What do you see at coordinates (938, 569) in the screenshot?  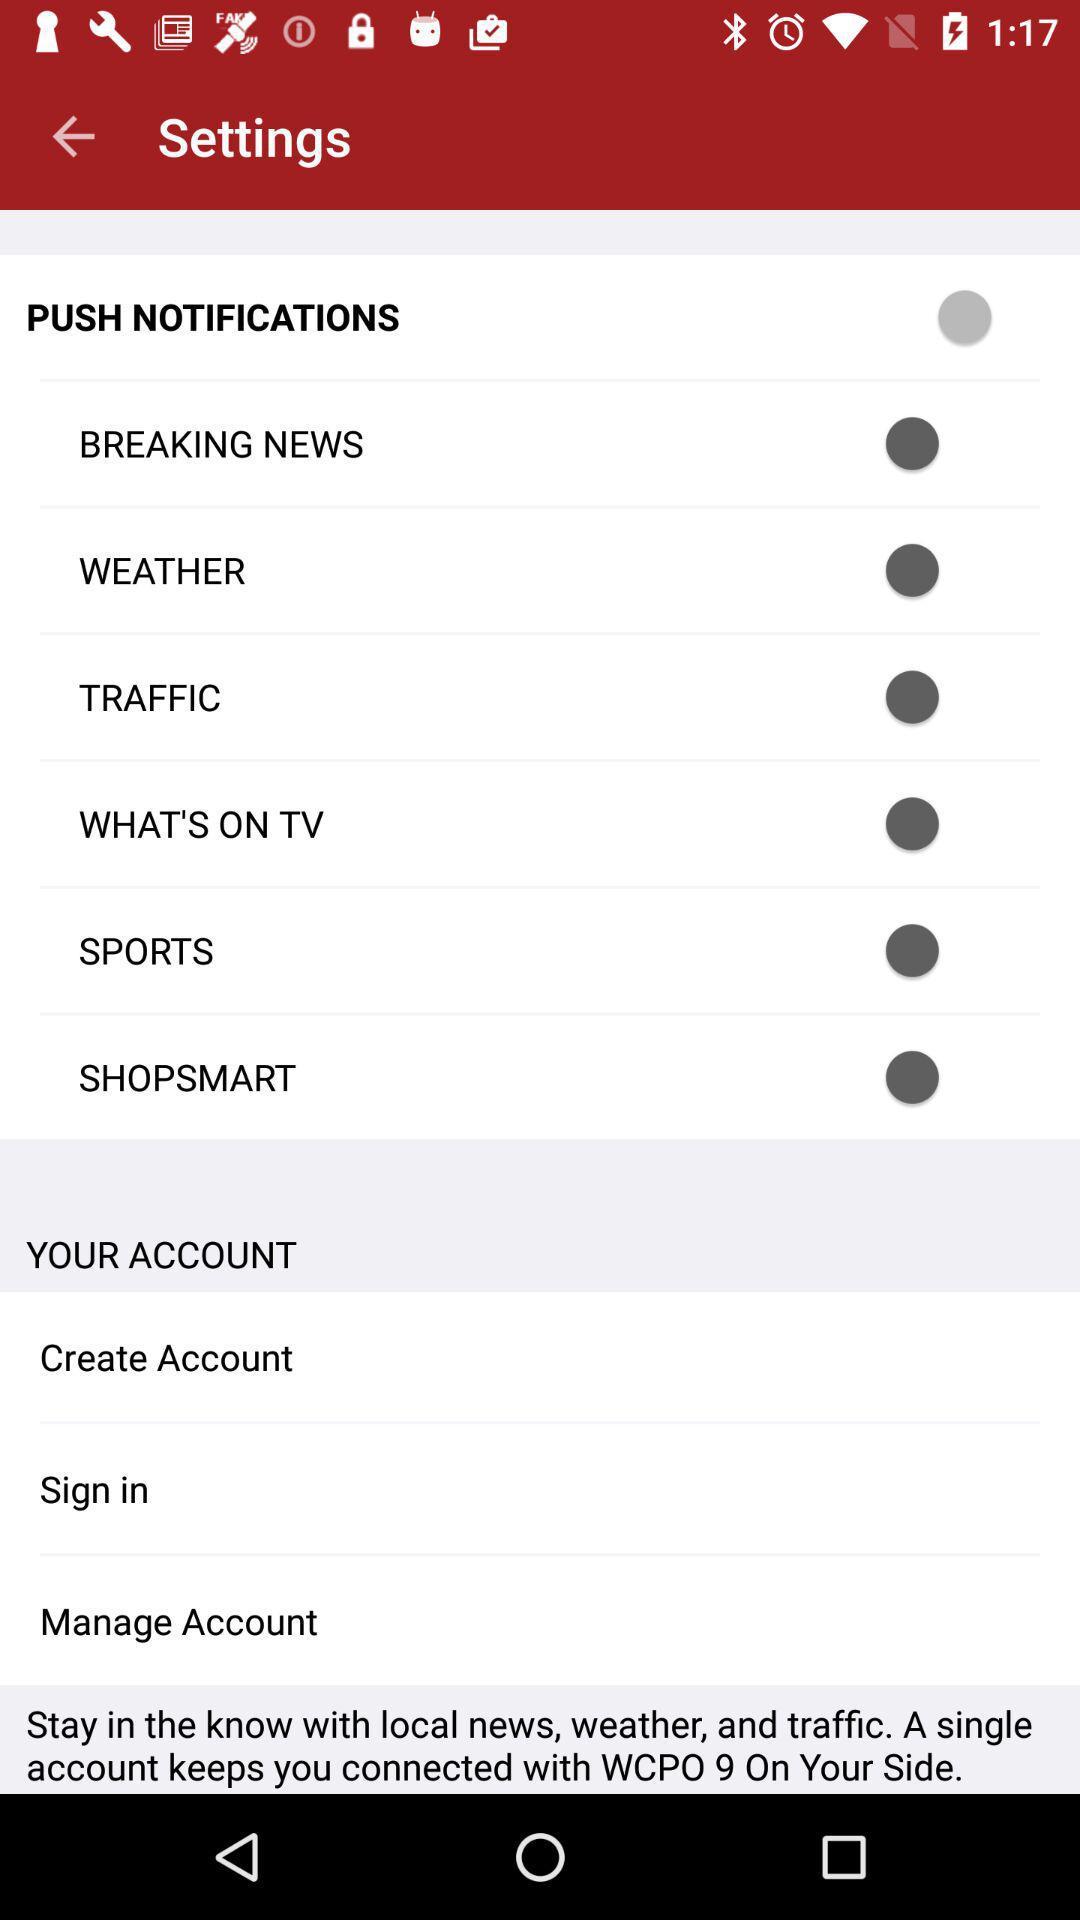 I see `toogle weather option` at bounding box center [938, 569].